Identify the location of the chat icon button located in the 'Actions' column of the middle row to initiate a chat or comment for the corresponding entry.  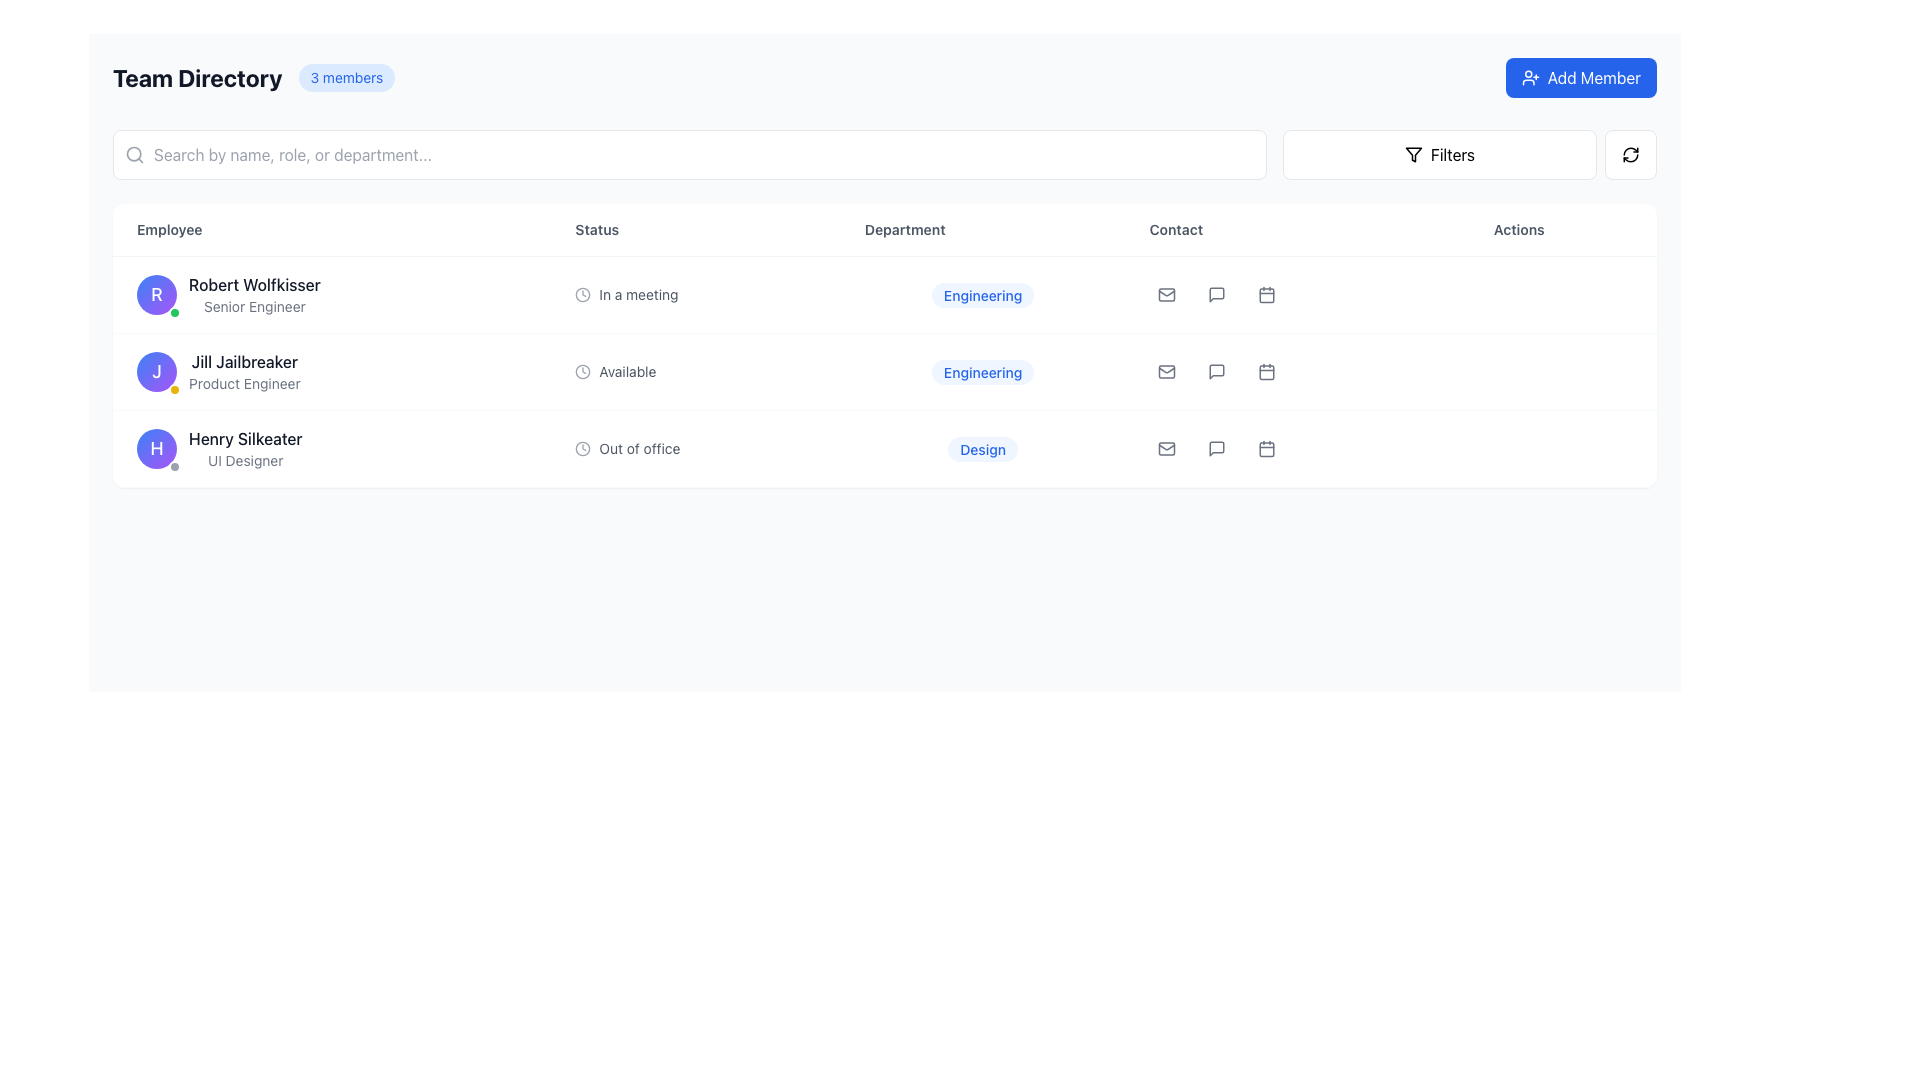
(1215, 371).